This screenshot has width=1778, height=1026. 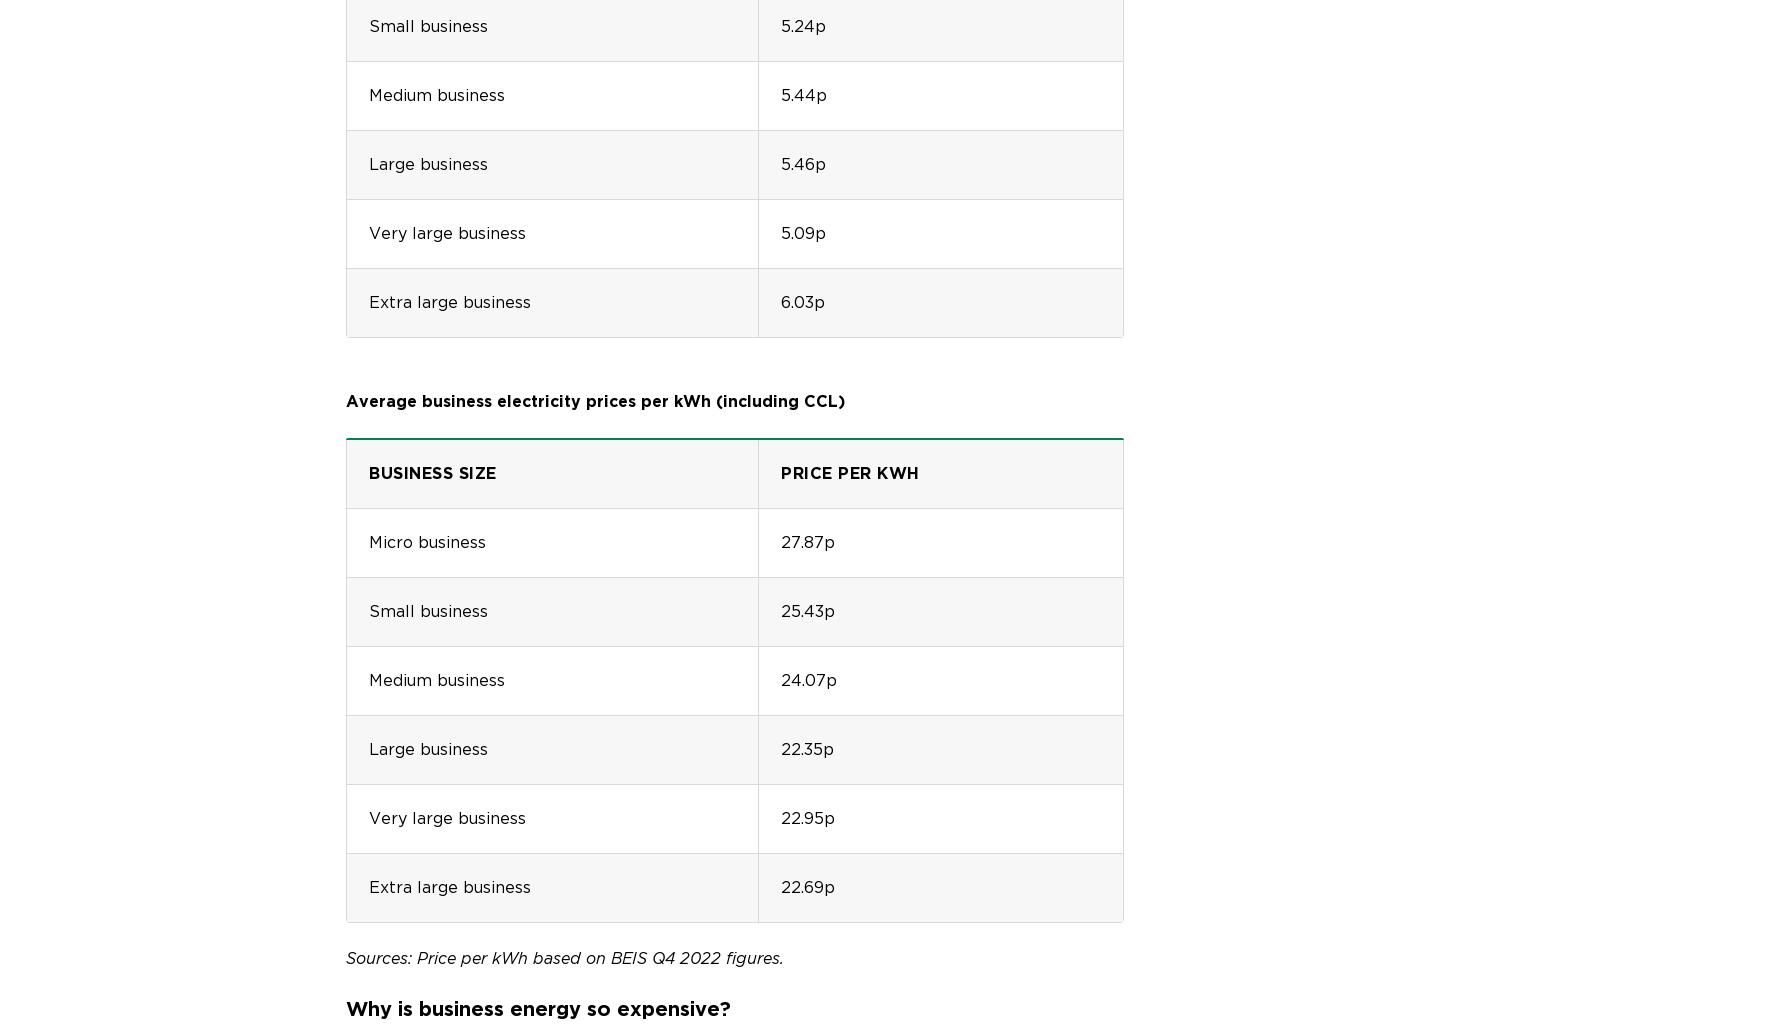 What do you see at coordinates (803, 162) in the screenshot?
I see `'5.46p'` at bounding box center [803, 162].